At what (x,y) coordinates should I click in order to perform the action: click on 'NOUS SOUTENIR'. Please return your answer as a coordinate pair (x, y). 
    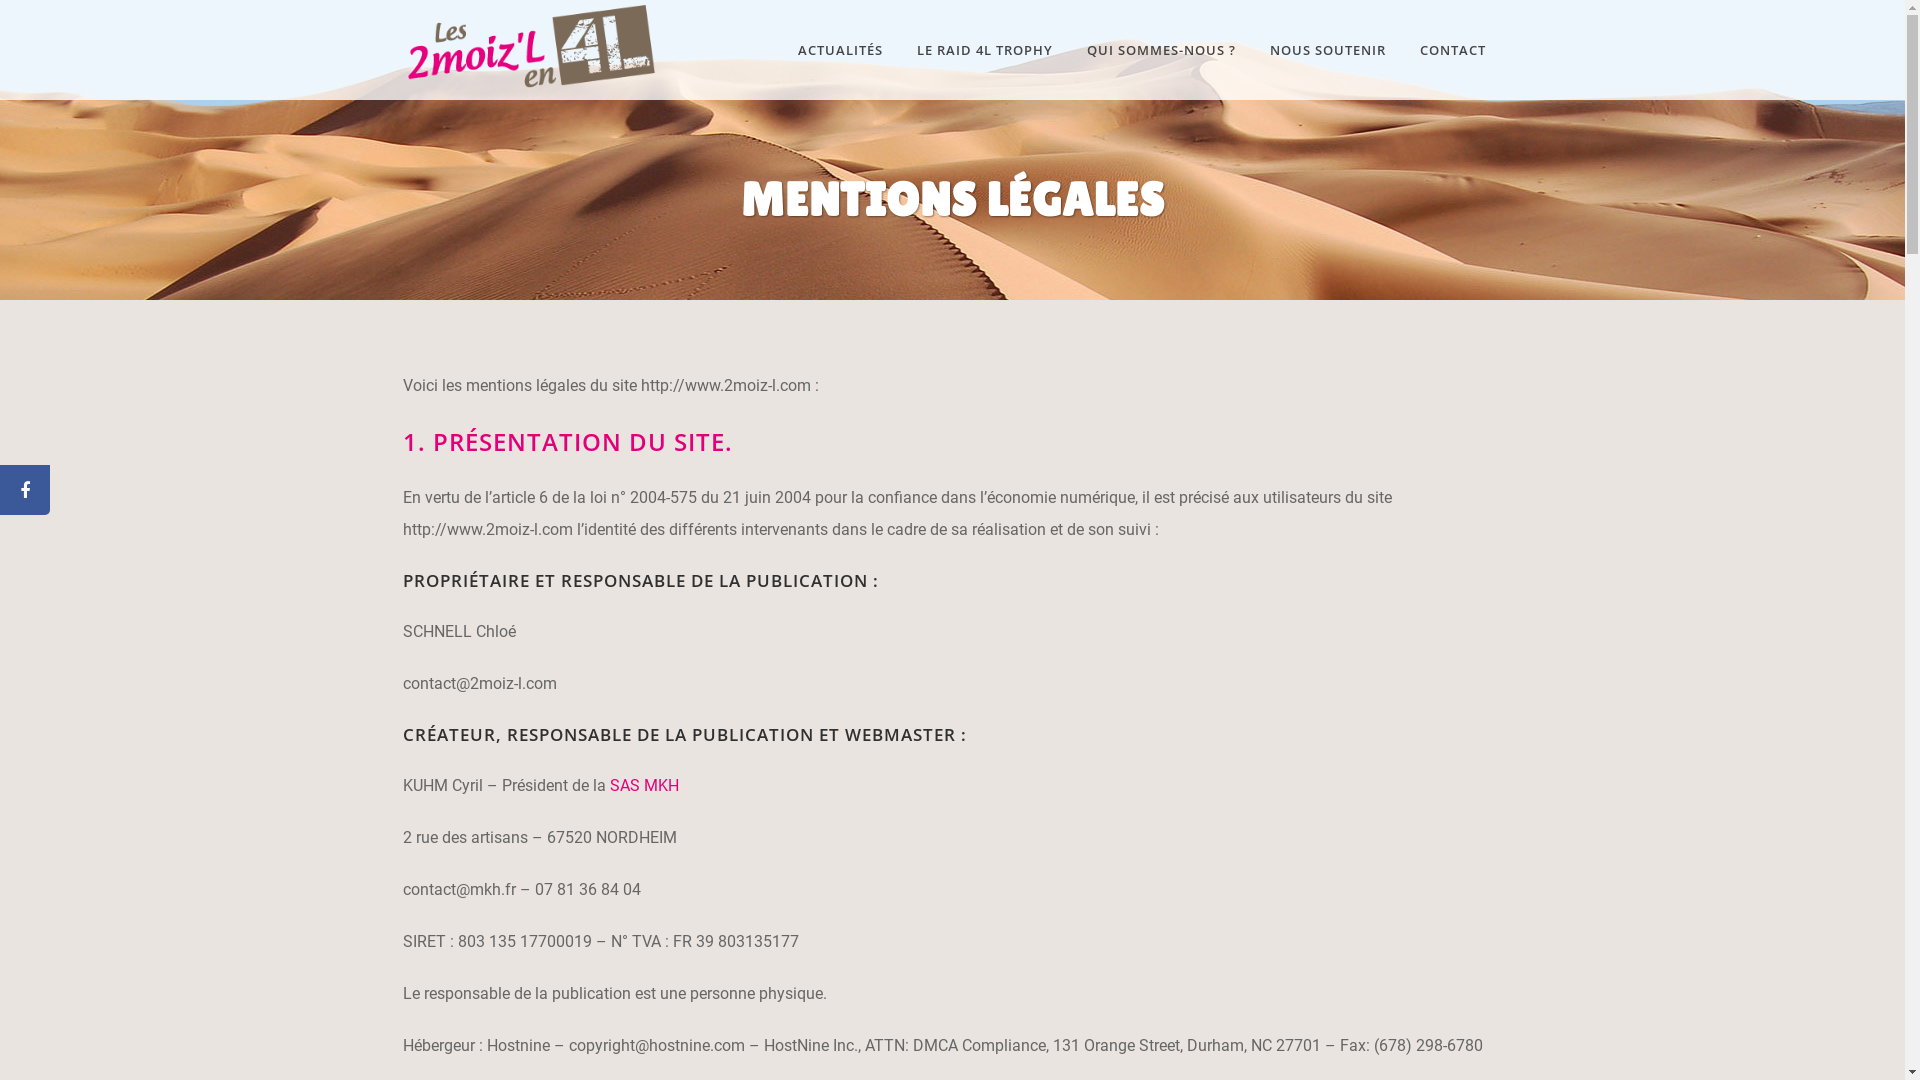
    Looking at the image, I should click on (1251, 49).